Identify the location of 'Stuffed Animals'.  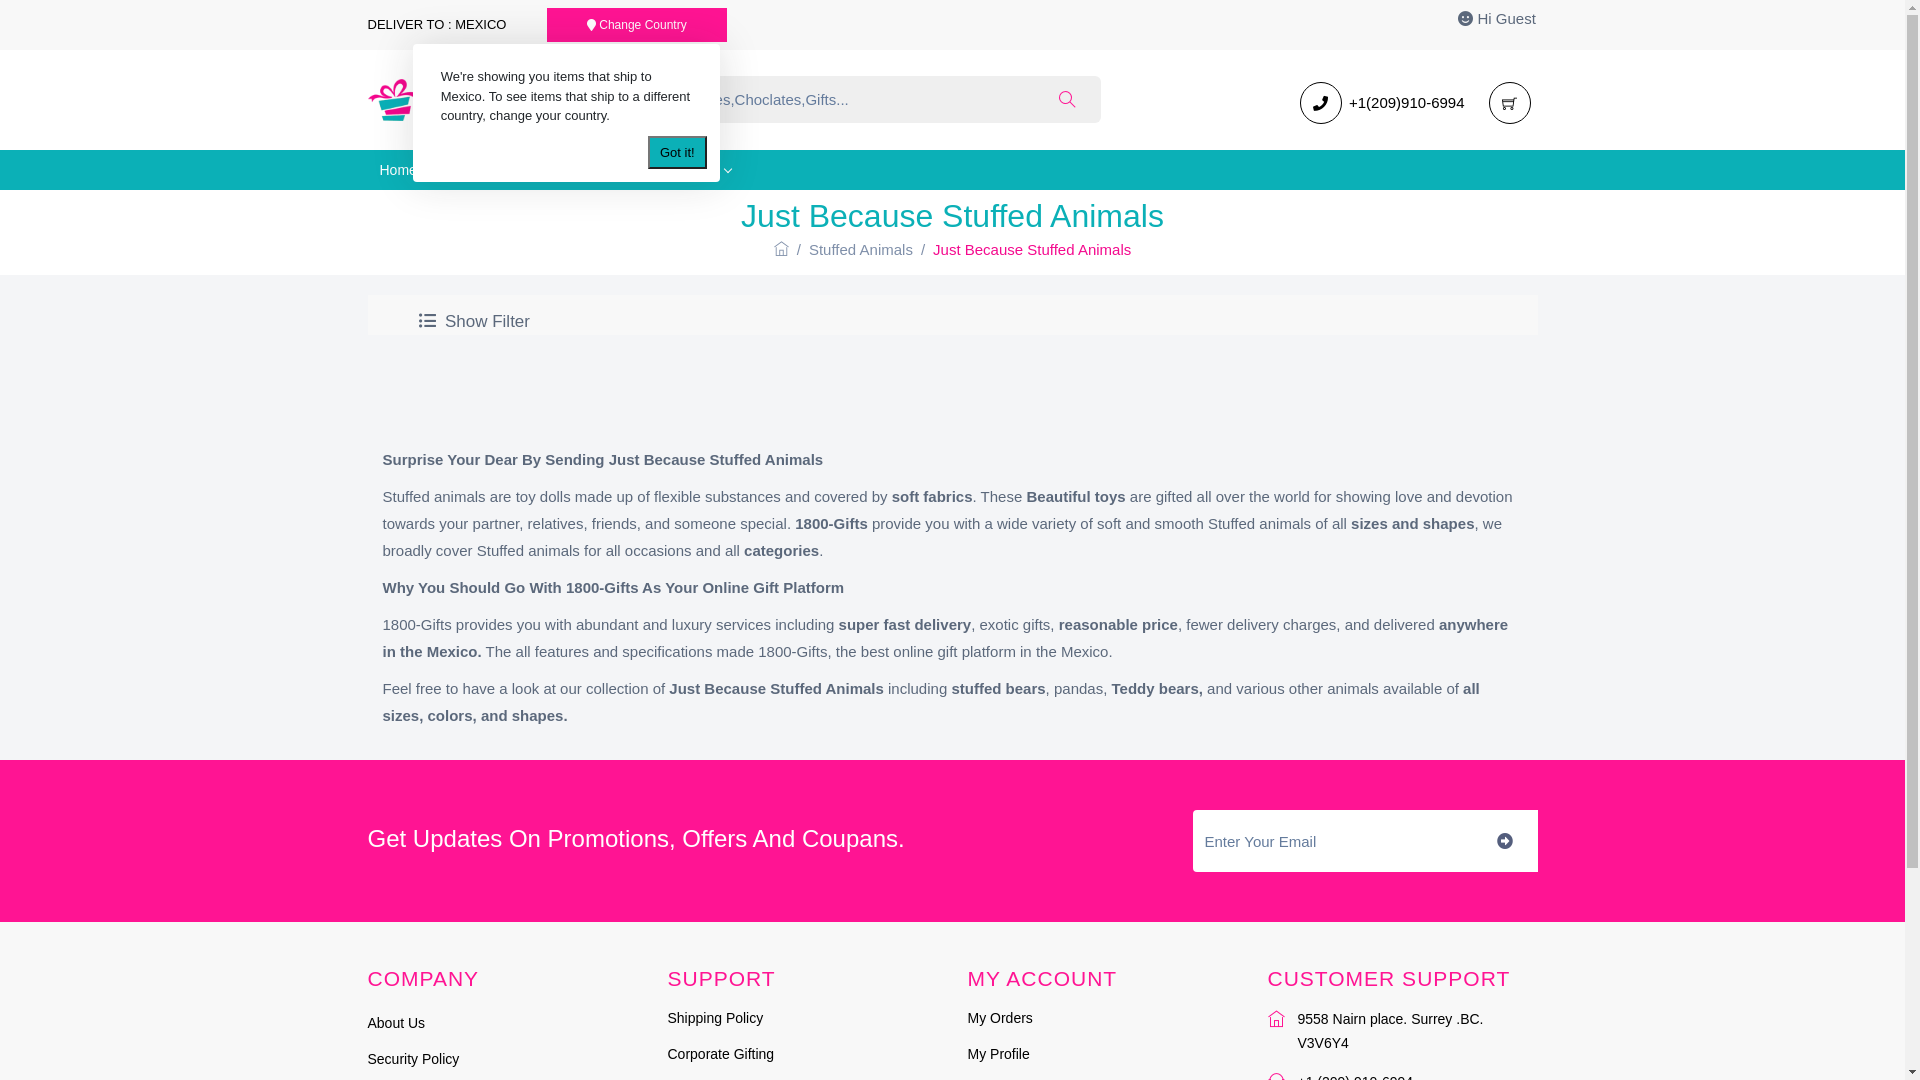
(860, 249).